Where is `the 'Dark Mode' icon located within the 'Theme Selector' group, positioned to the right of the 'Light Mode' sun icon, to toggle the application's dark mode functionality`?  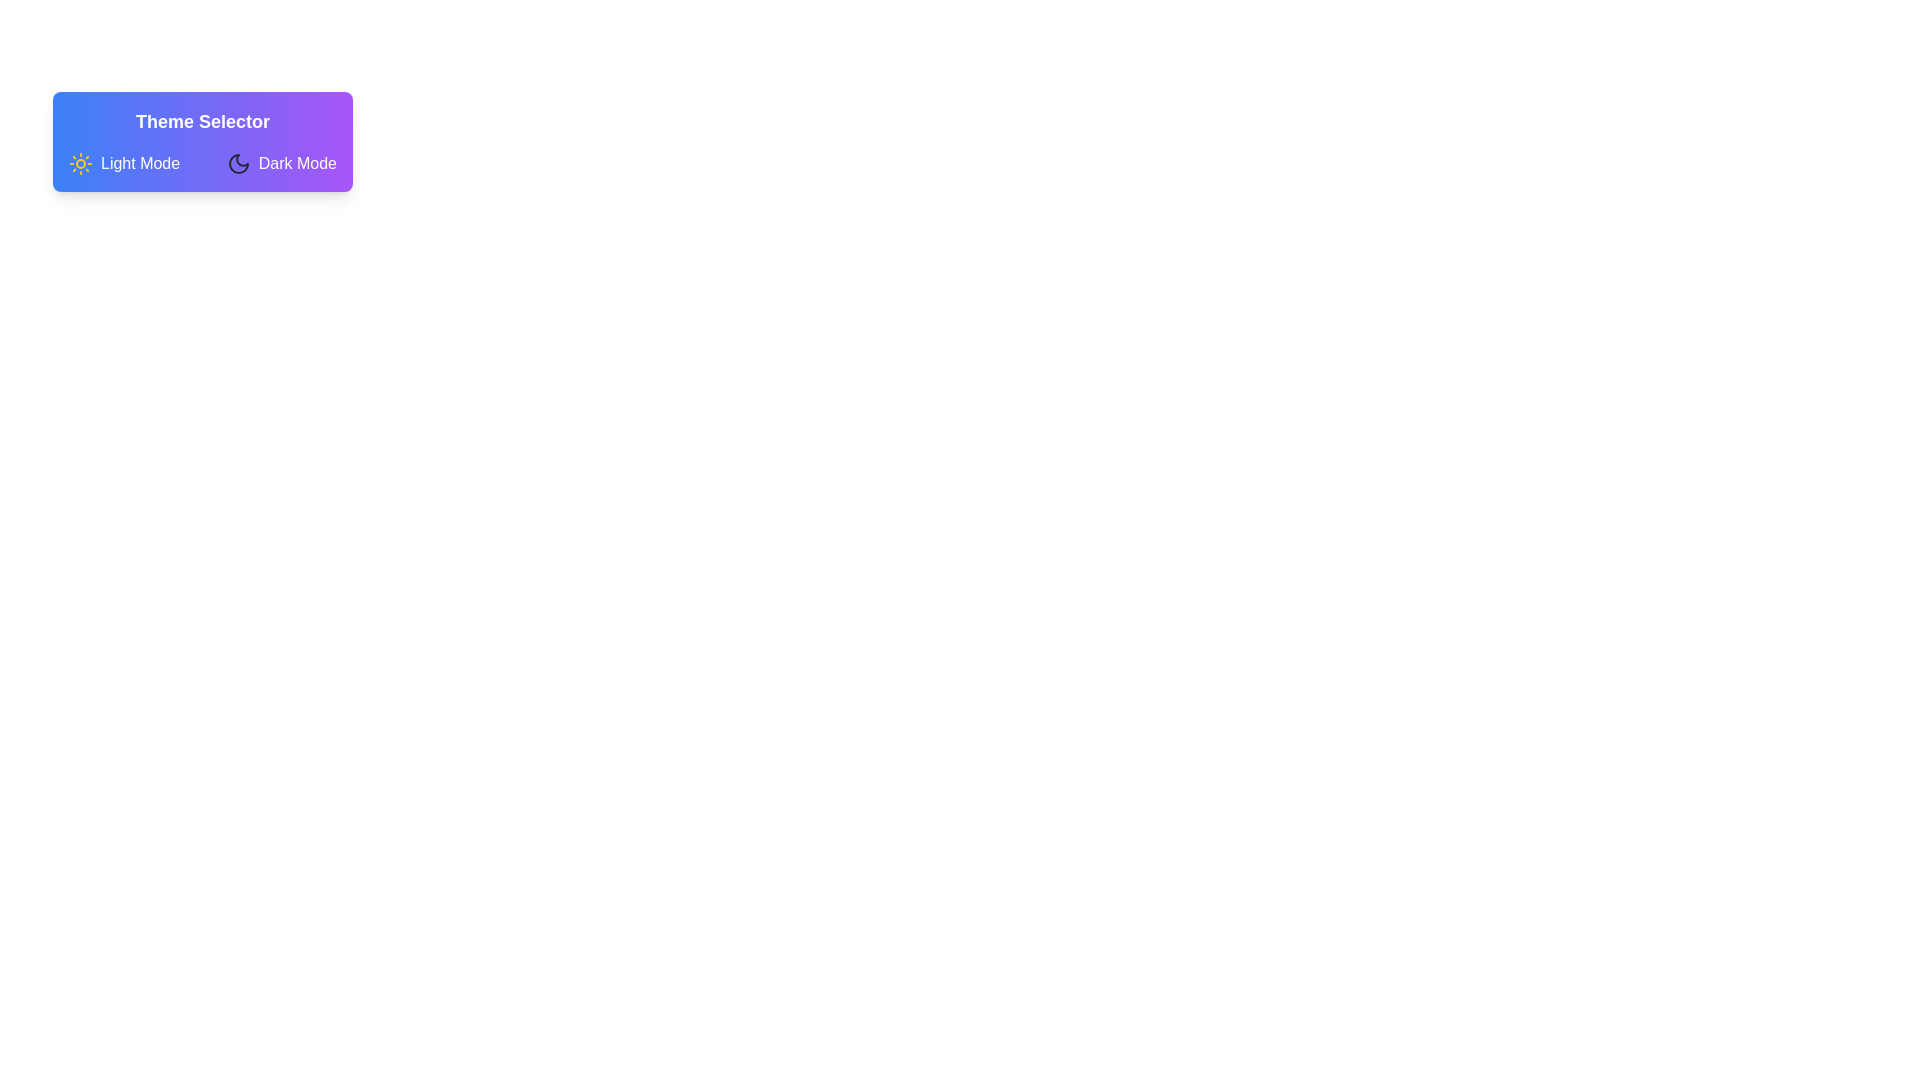 the 'Dark Mode' icon located within the 'Theme Selector' group, positioned to the right of the 'Light Mode' sun icon, to toggle the application's dark mode functionality is located at coordinates (238, 163).